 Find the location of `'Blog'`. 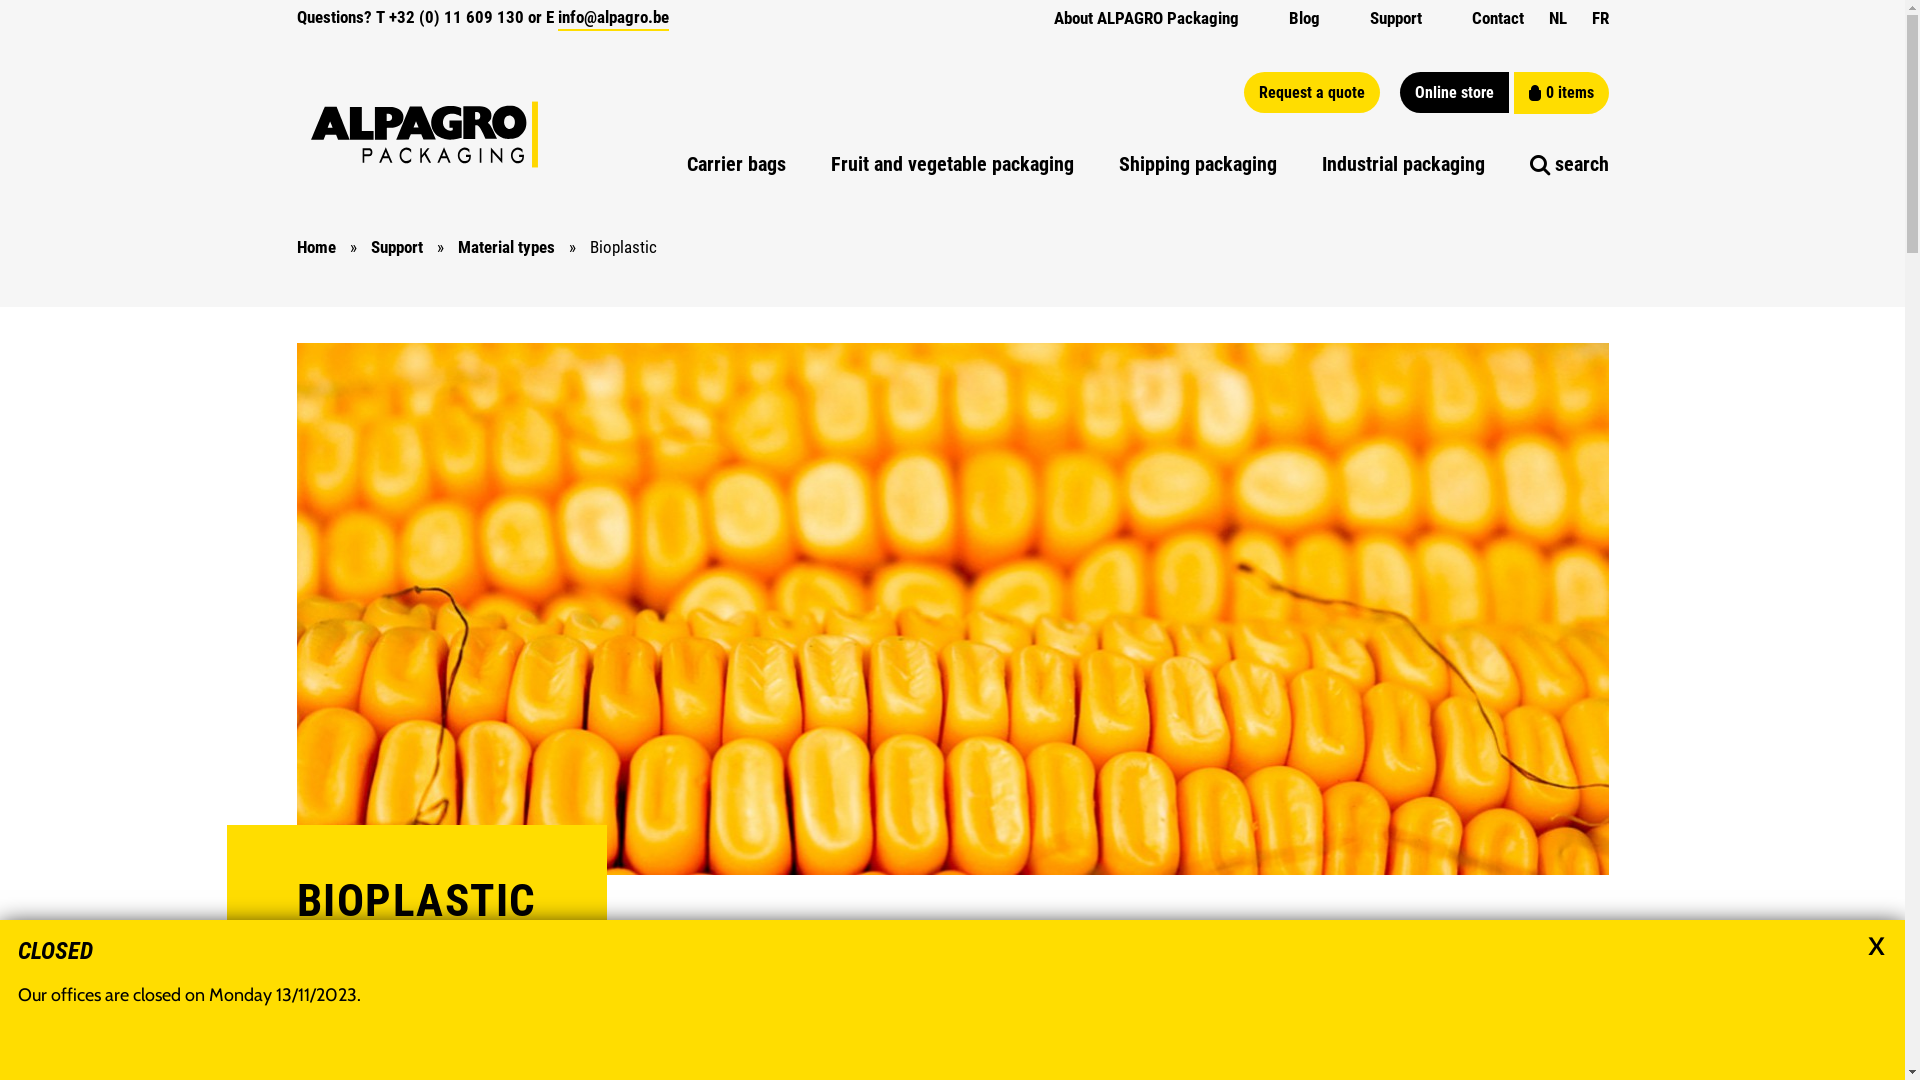

'Blog' is located at coordinates (1287, 18).